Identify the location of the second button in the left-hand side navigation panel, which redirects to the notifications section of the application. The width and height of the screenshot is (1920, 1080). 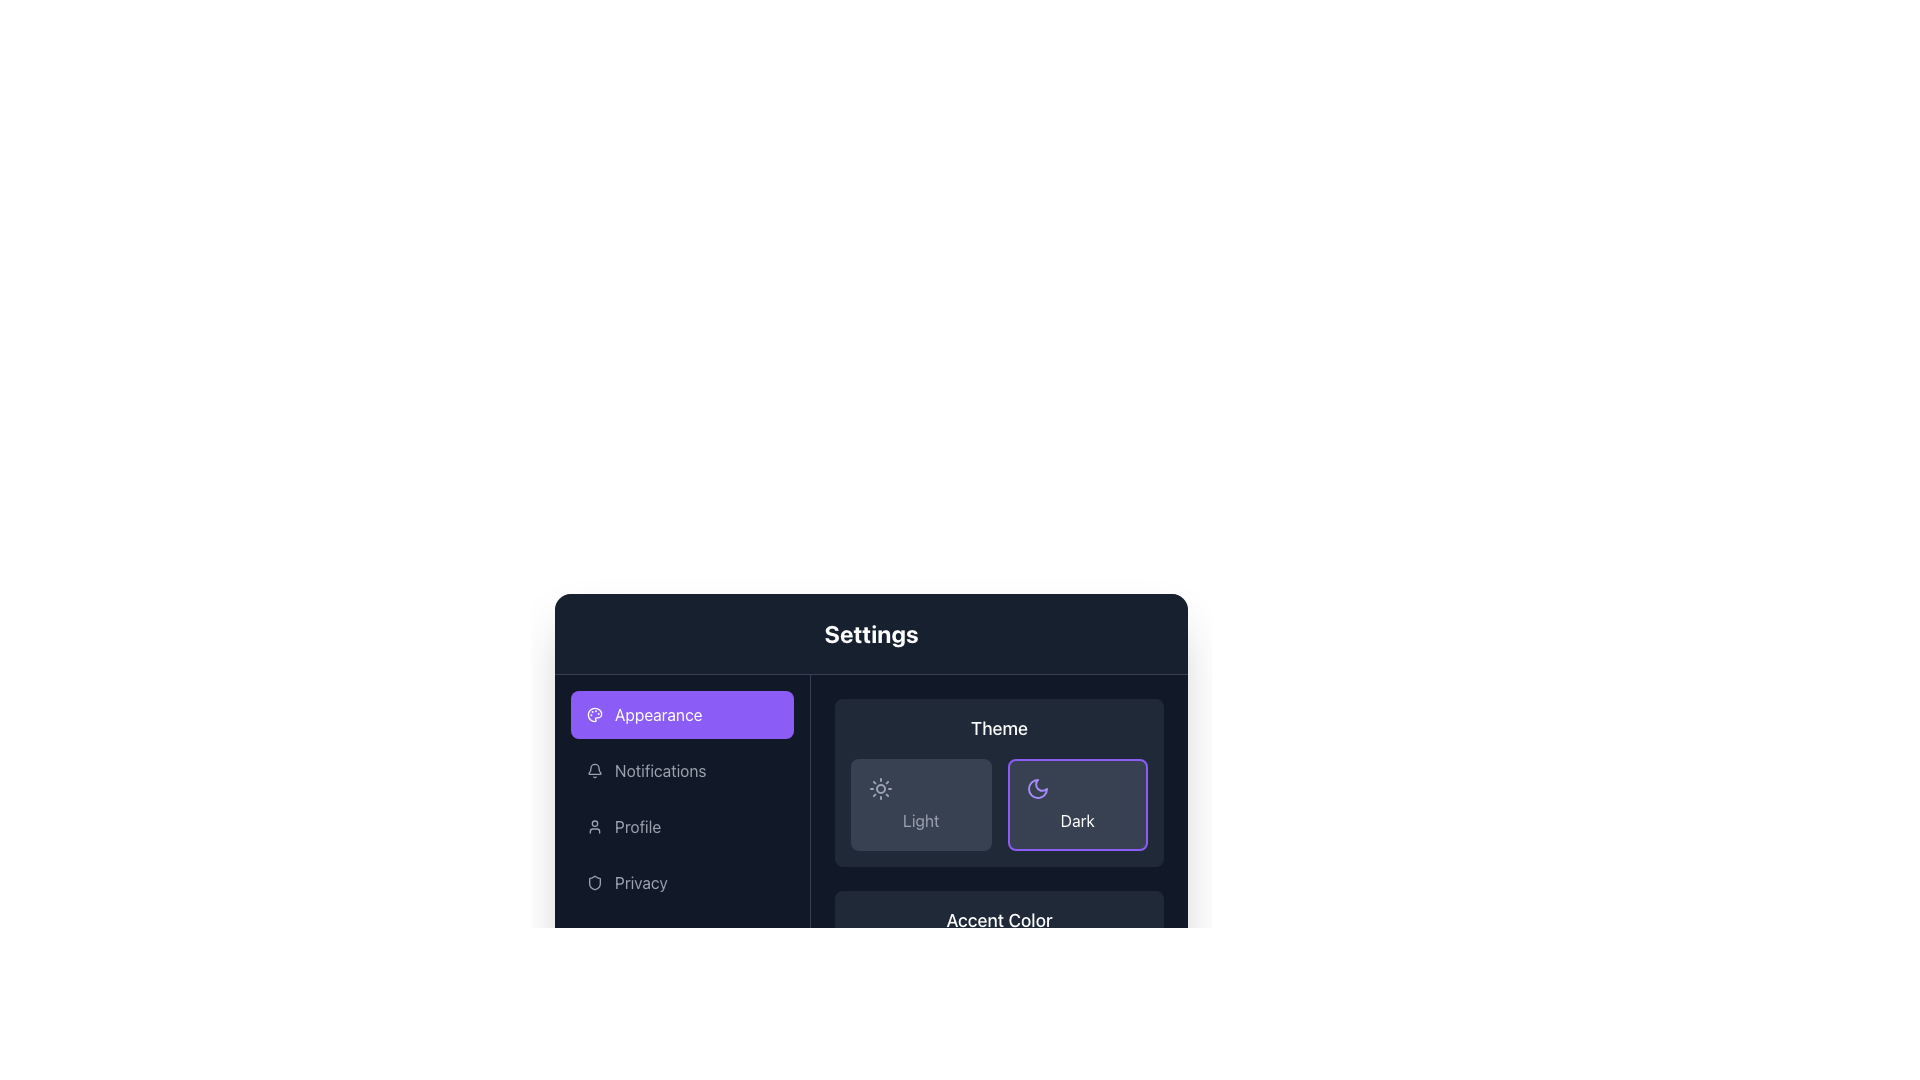
(682, 770).